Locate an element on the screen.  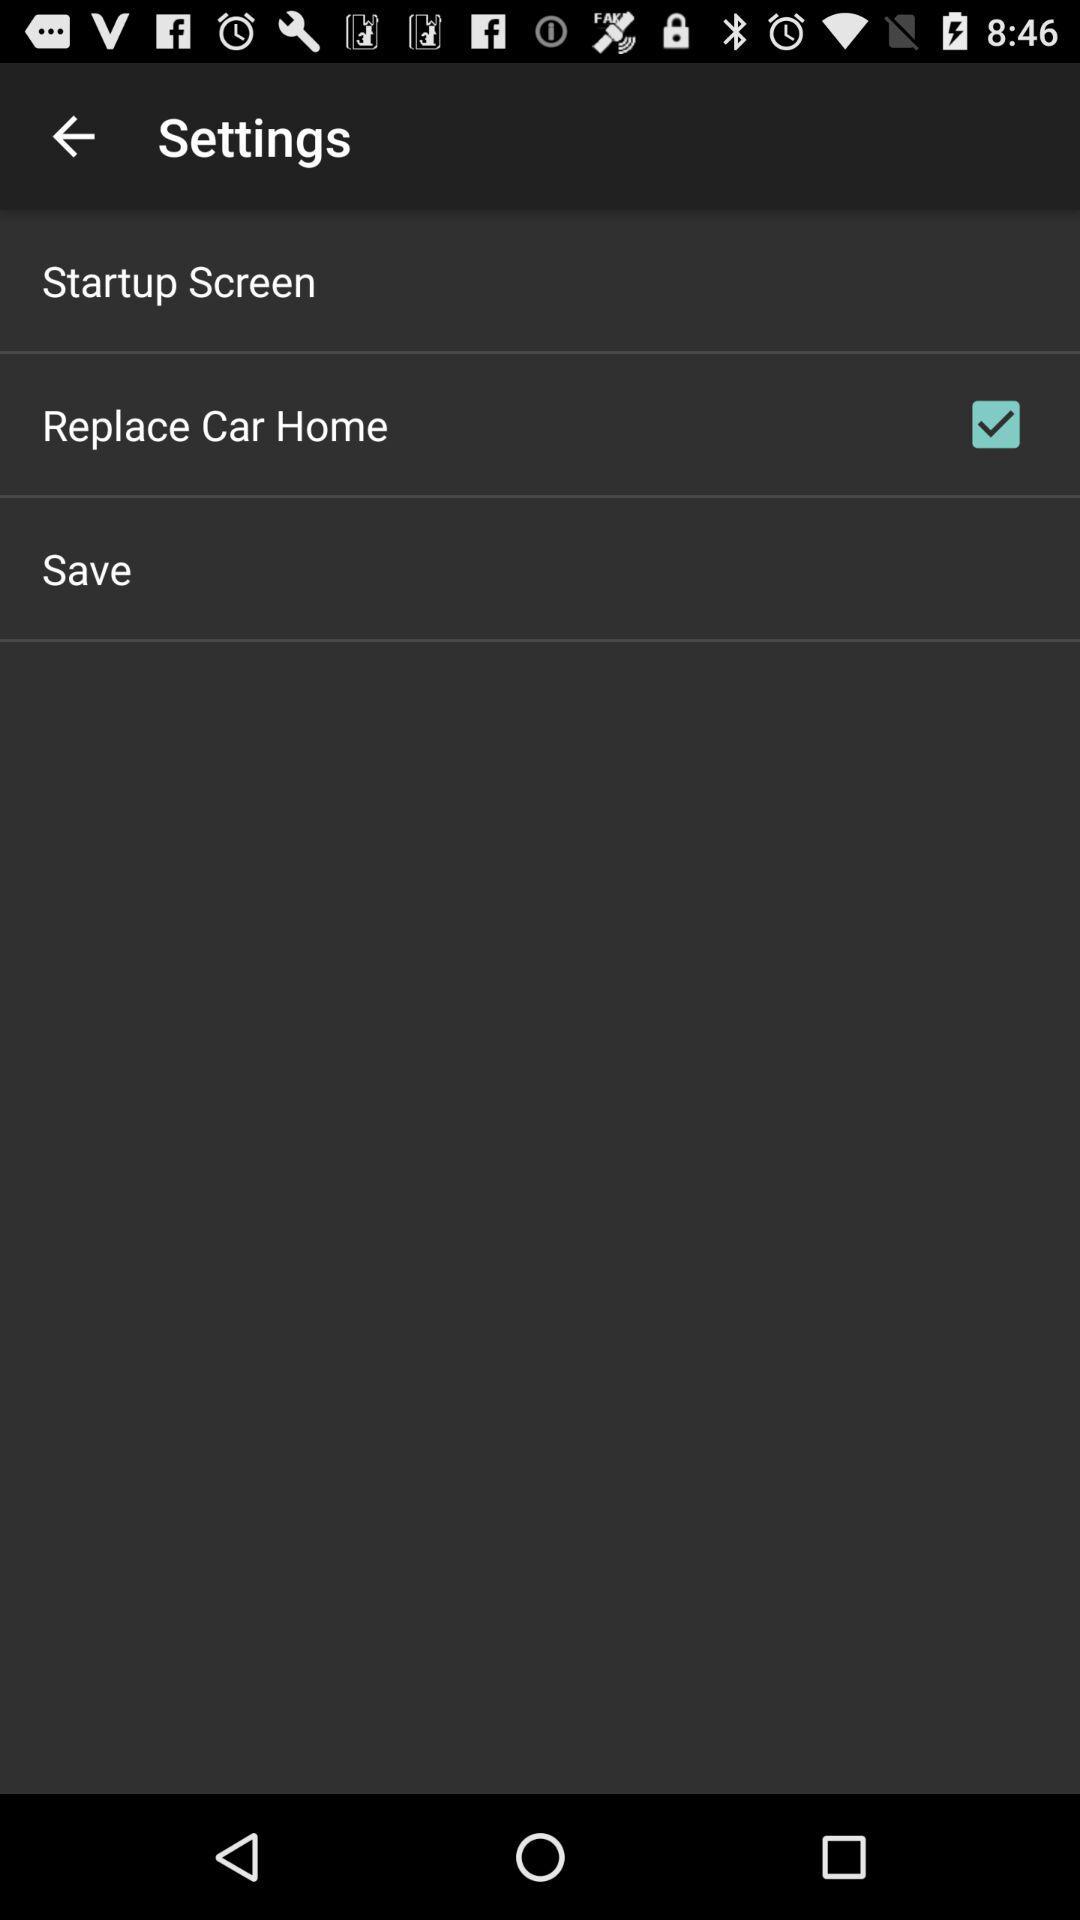
item above save is located at coordinates (215, 423).